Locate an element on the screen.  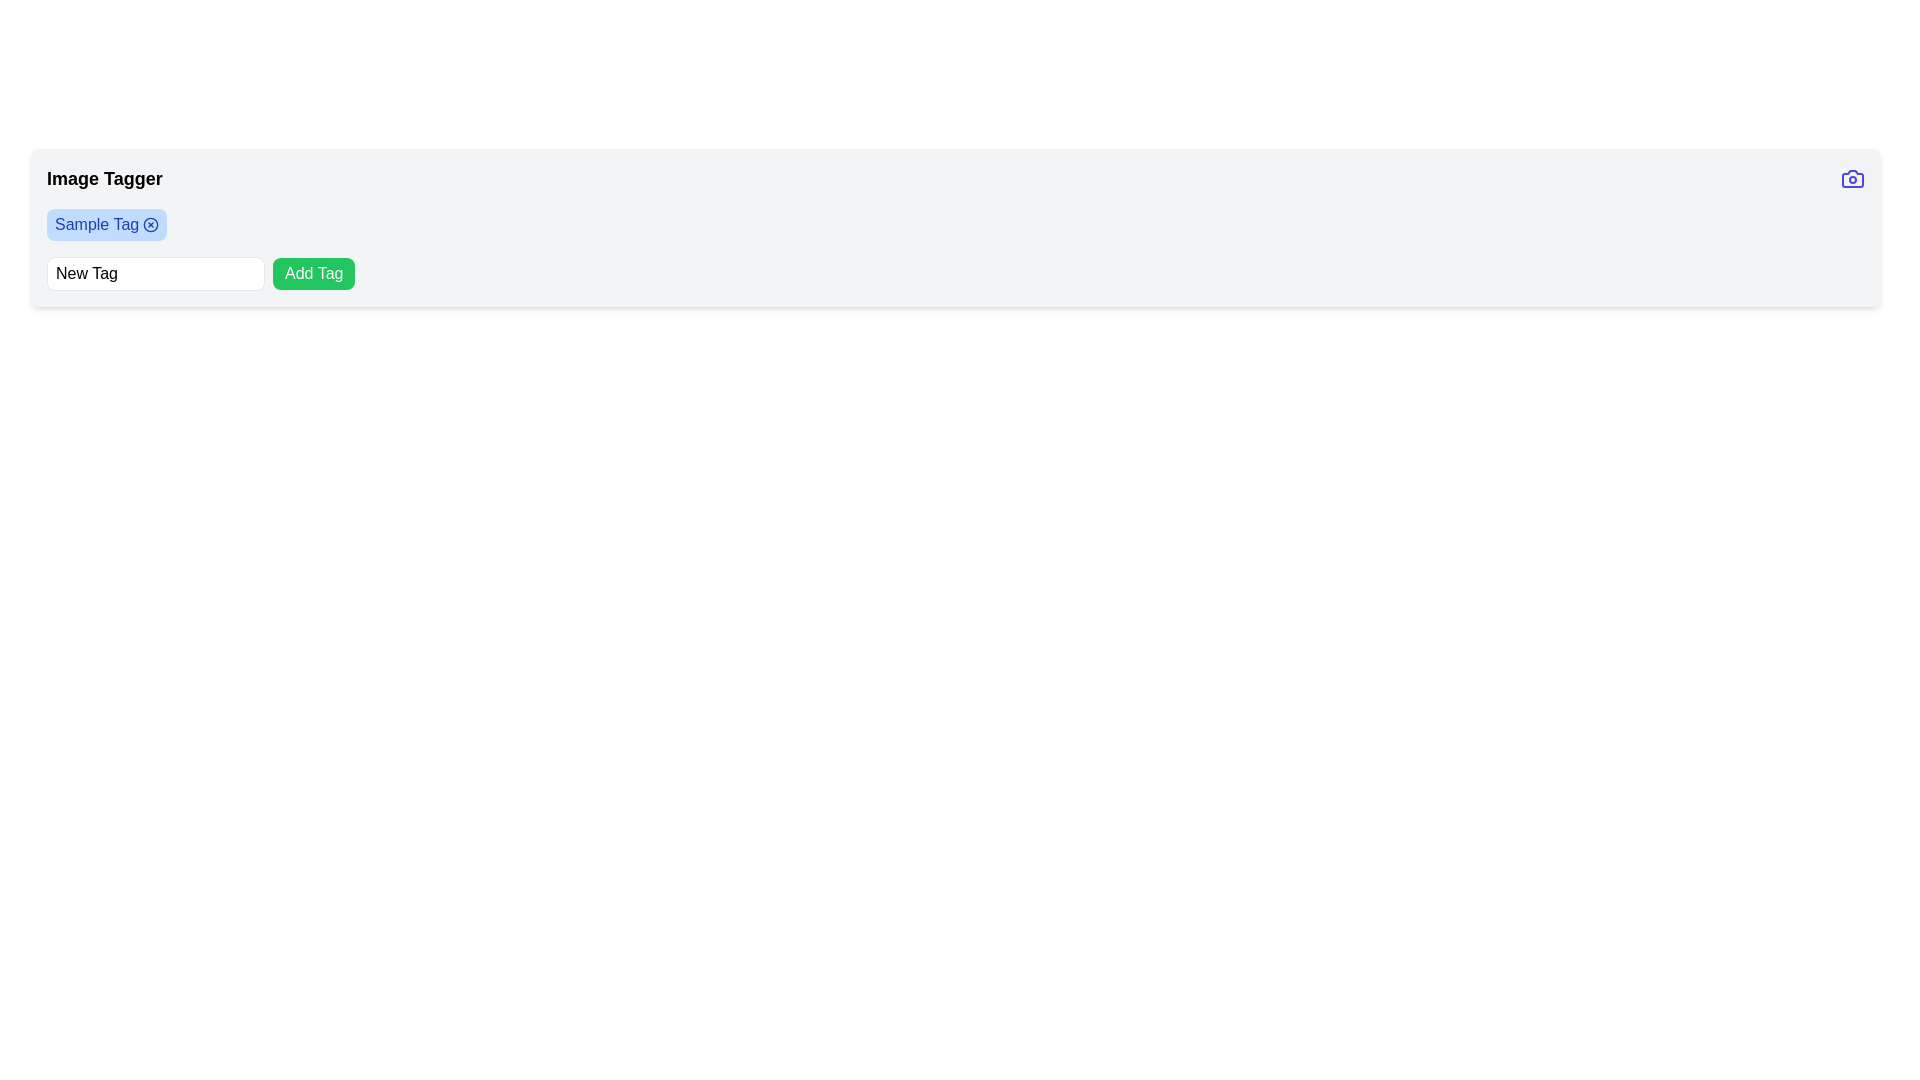
the 'Image Tagger' header is located at coordinates (103, 177).